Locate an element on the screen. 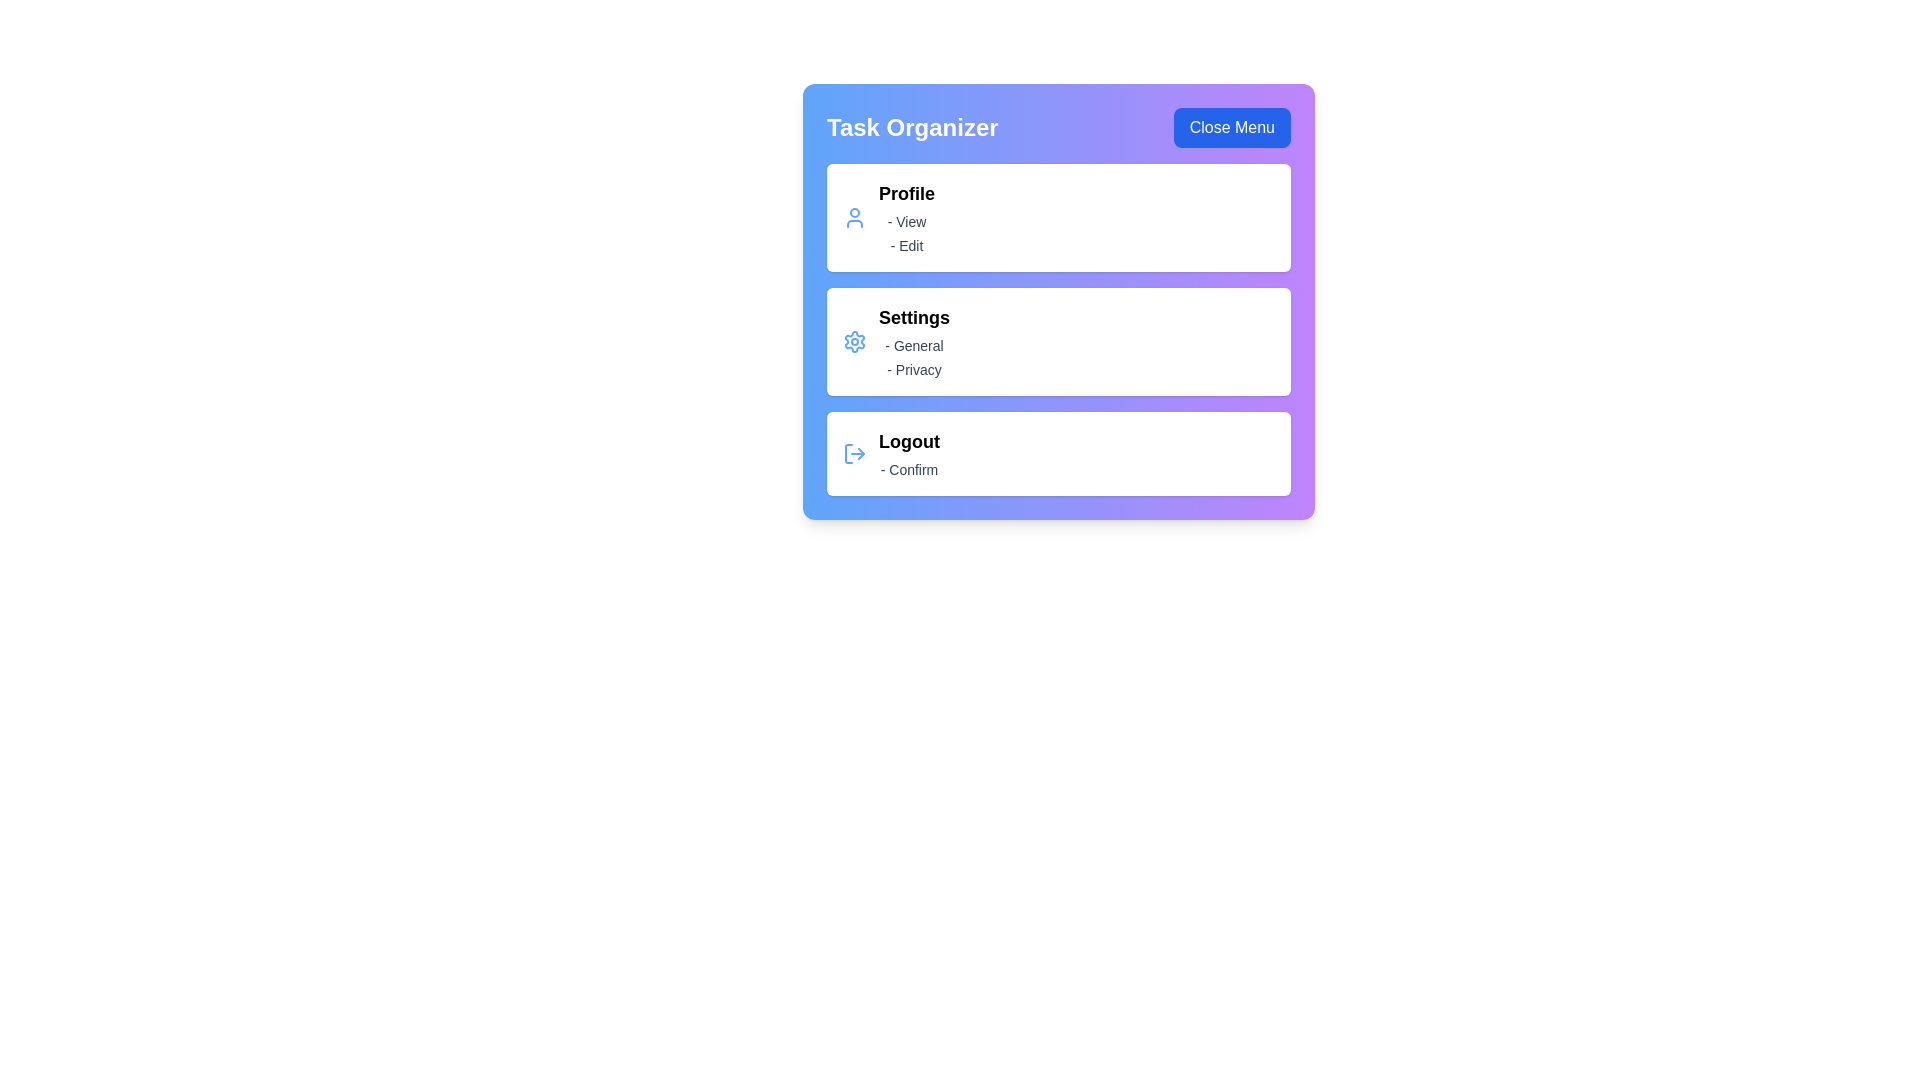  the menu item 'Logout' to observe hover effects is located at coordinates (1058, 454).